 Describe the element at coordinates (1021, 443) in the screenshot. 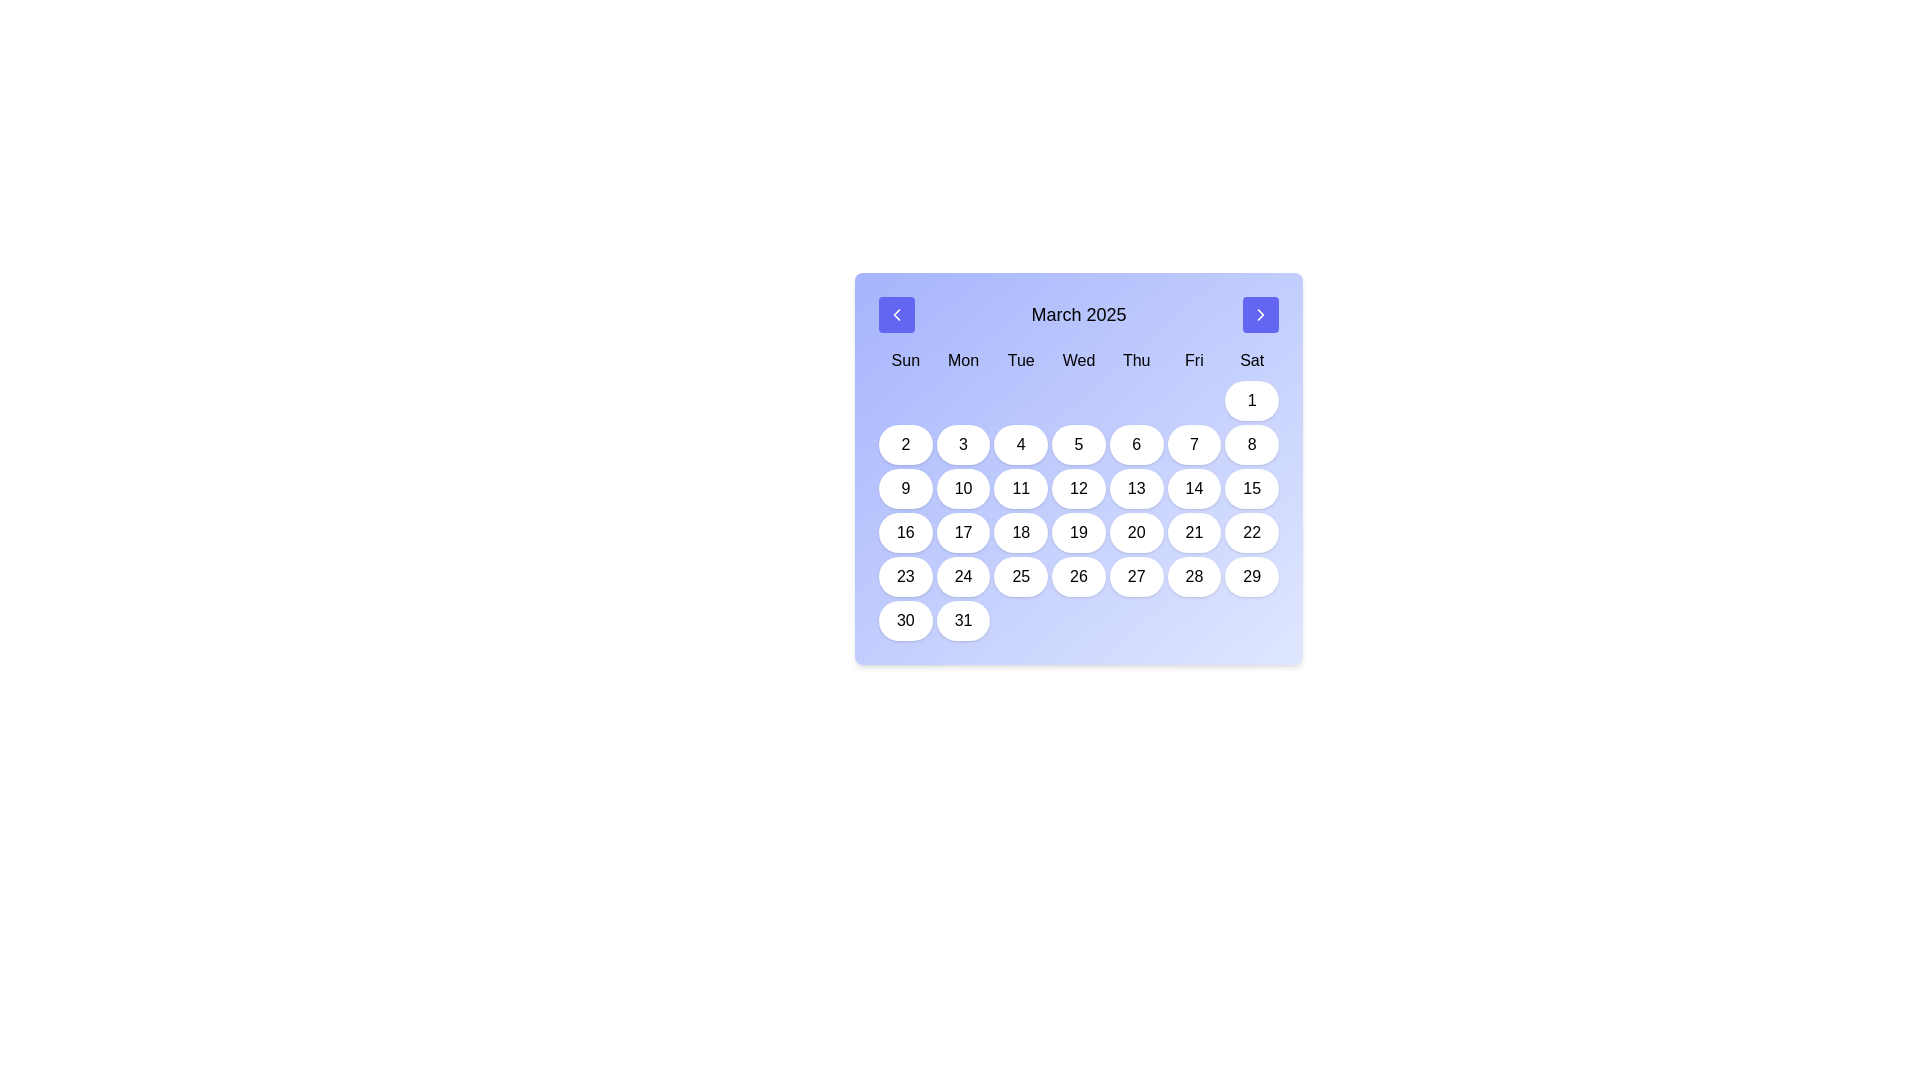

I see `the circular button with a white background and the number '4' in black text located in the second row and third column of the calendar grid to trigger a hover effect` at that location.